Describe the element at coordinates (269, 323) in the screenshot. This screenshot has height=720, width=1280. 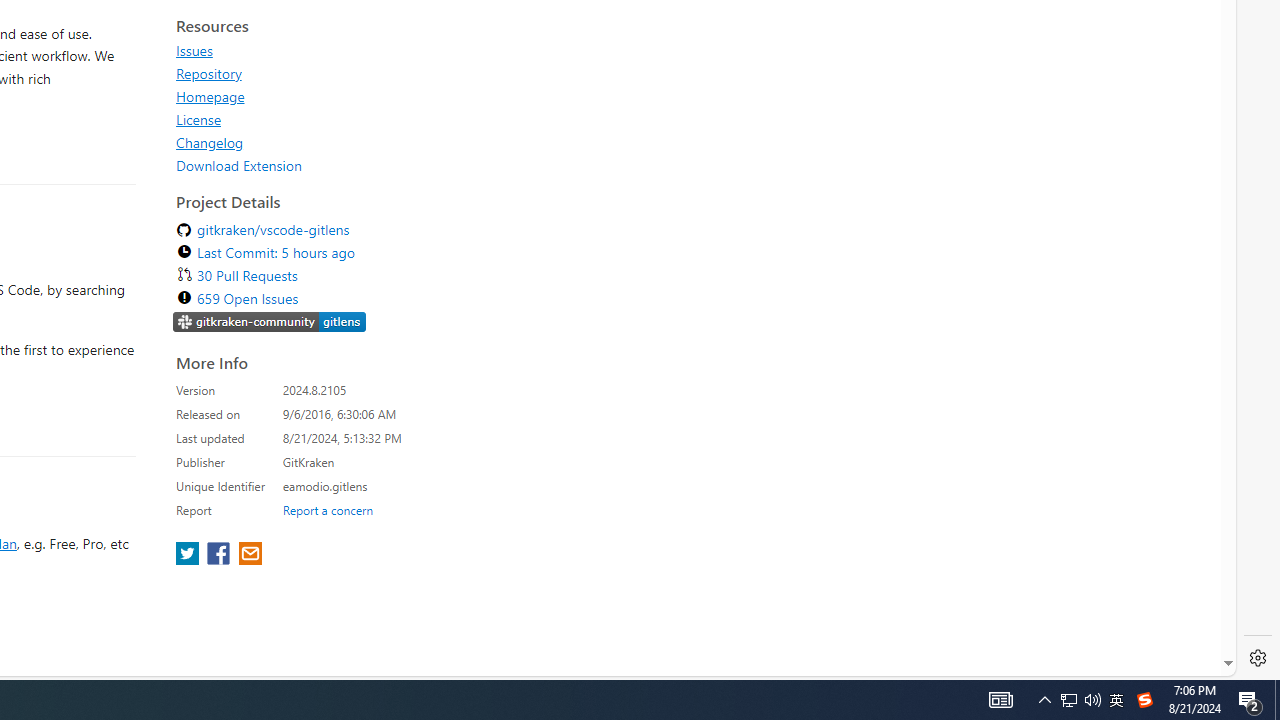
I see `'https://slack.gitkraken.com//'` at that location.